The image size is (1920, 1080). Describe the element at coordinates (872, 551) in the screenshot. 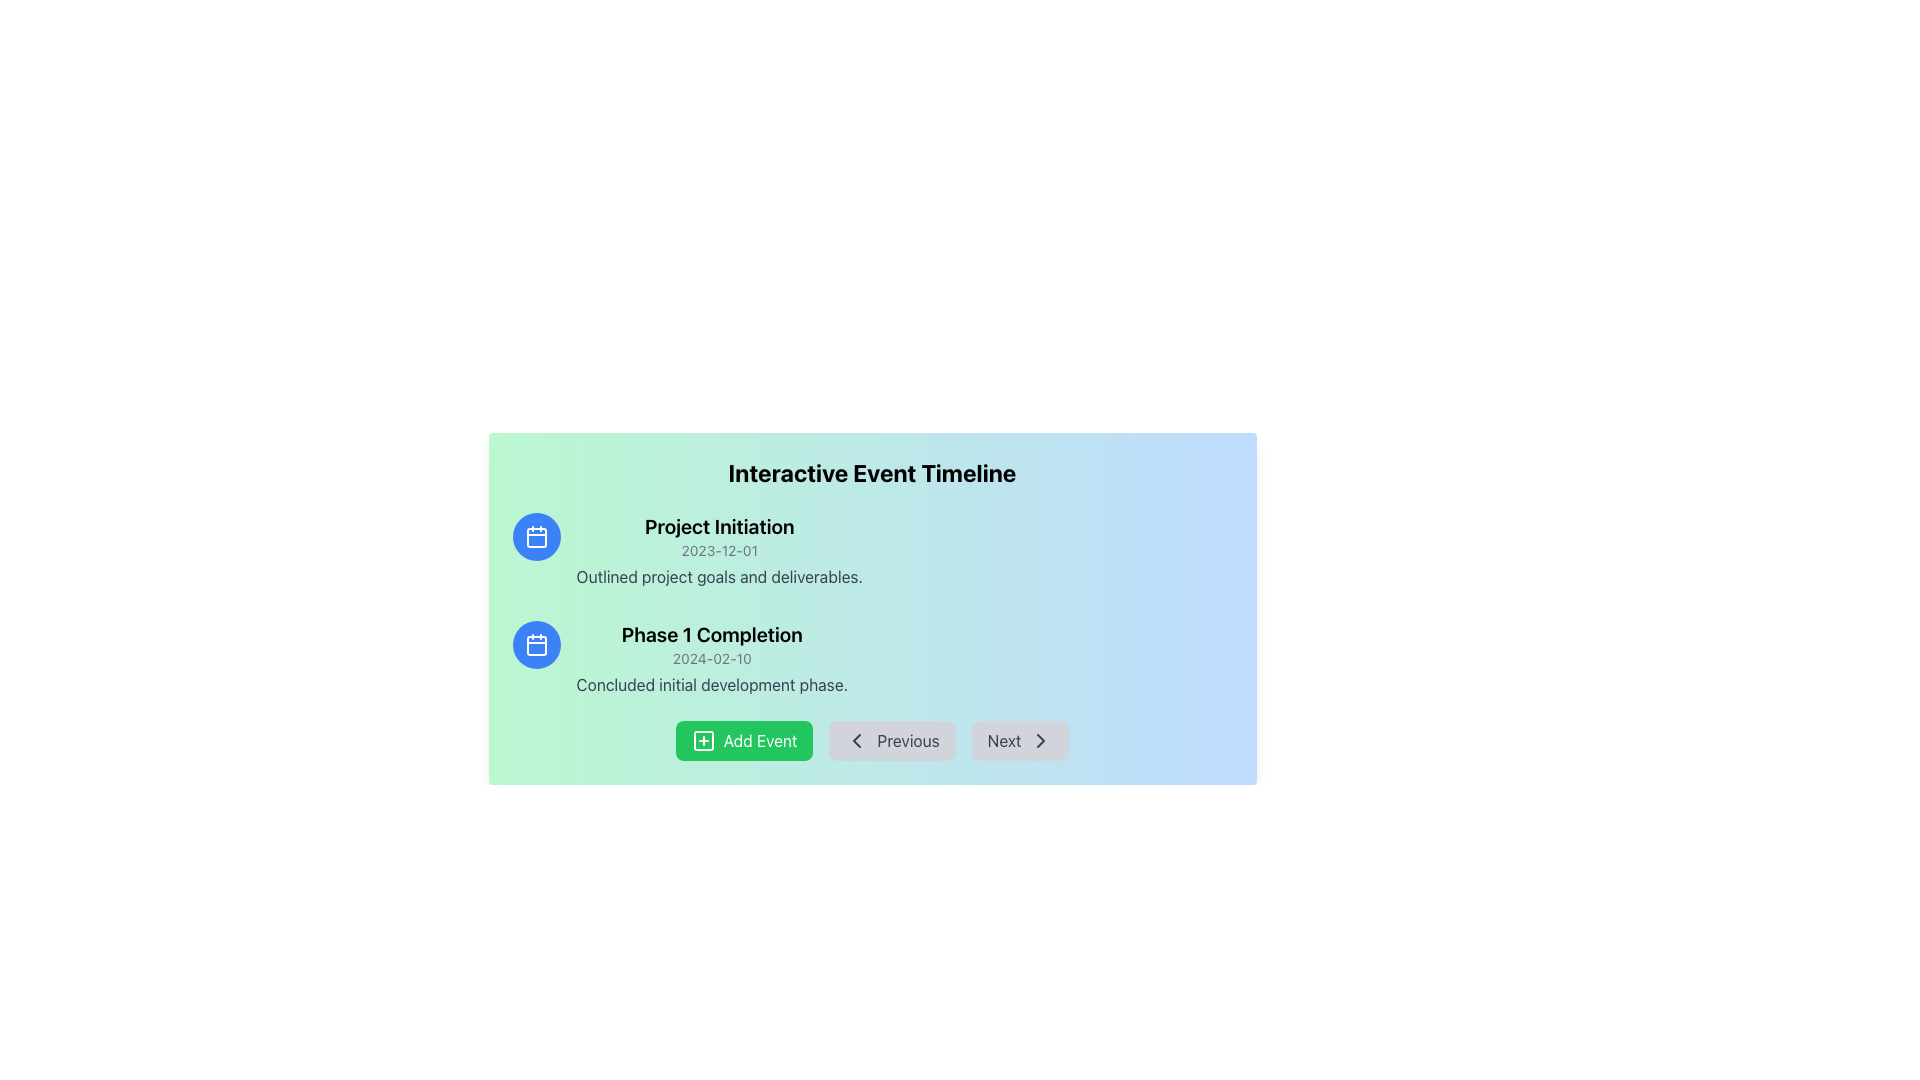

I see `the details of the Informational Card displaying information about a specific event, which is the first content block in the timeline section beneath the 'Interactive Event Timeline' header` at that location.